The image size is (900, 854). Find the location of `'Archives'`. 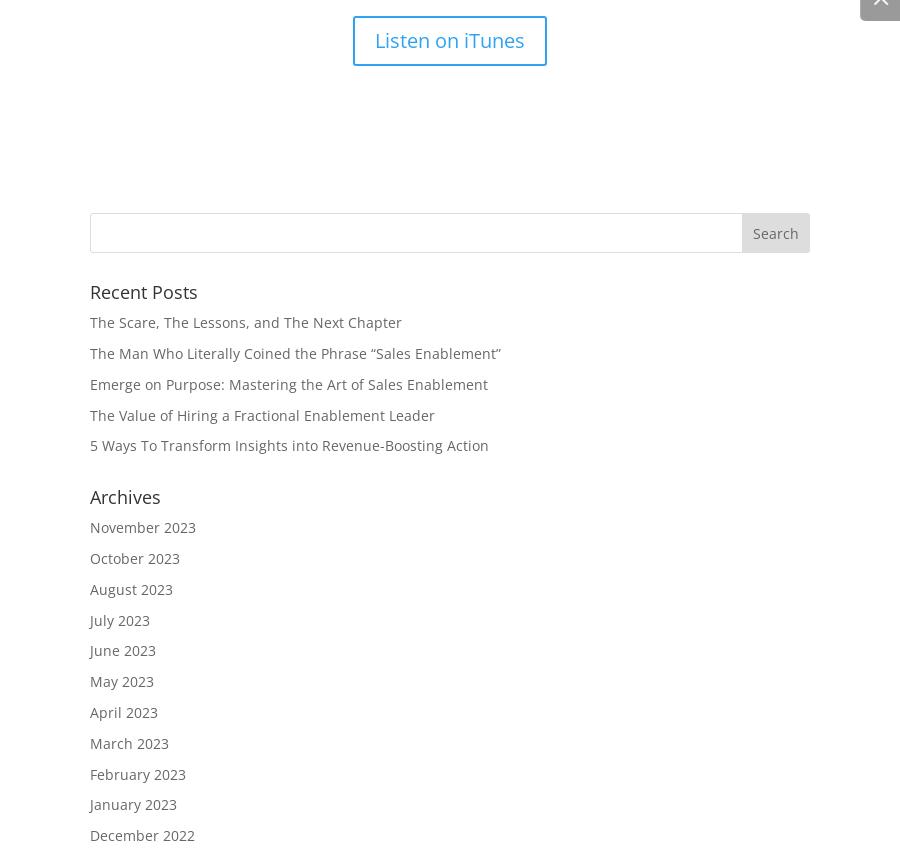

'Archives' is located at coordinates (125, 496).